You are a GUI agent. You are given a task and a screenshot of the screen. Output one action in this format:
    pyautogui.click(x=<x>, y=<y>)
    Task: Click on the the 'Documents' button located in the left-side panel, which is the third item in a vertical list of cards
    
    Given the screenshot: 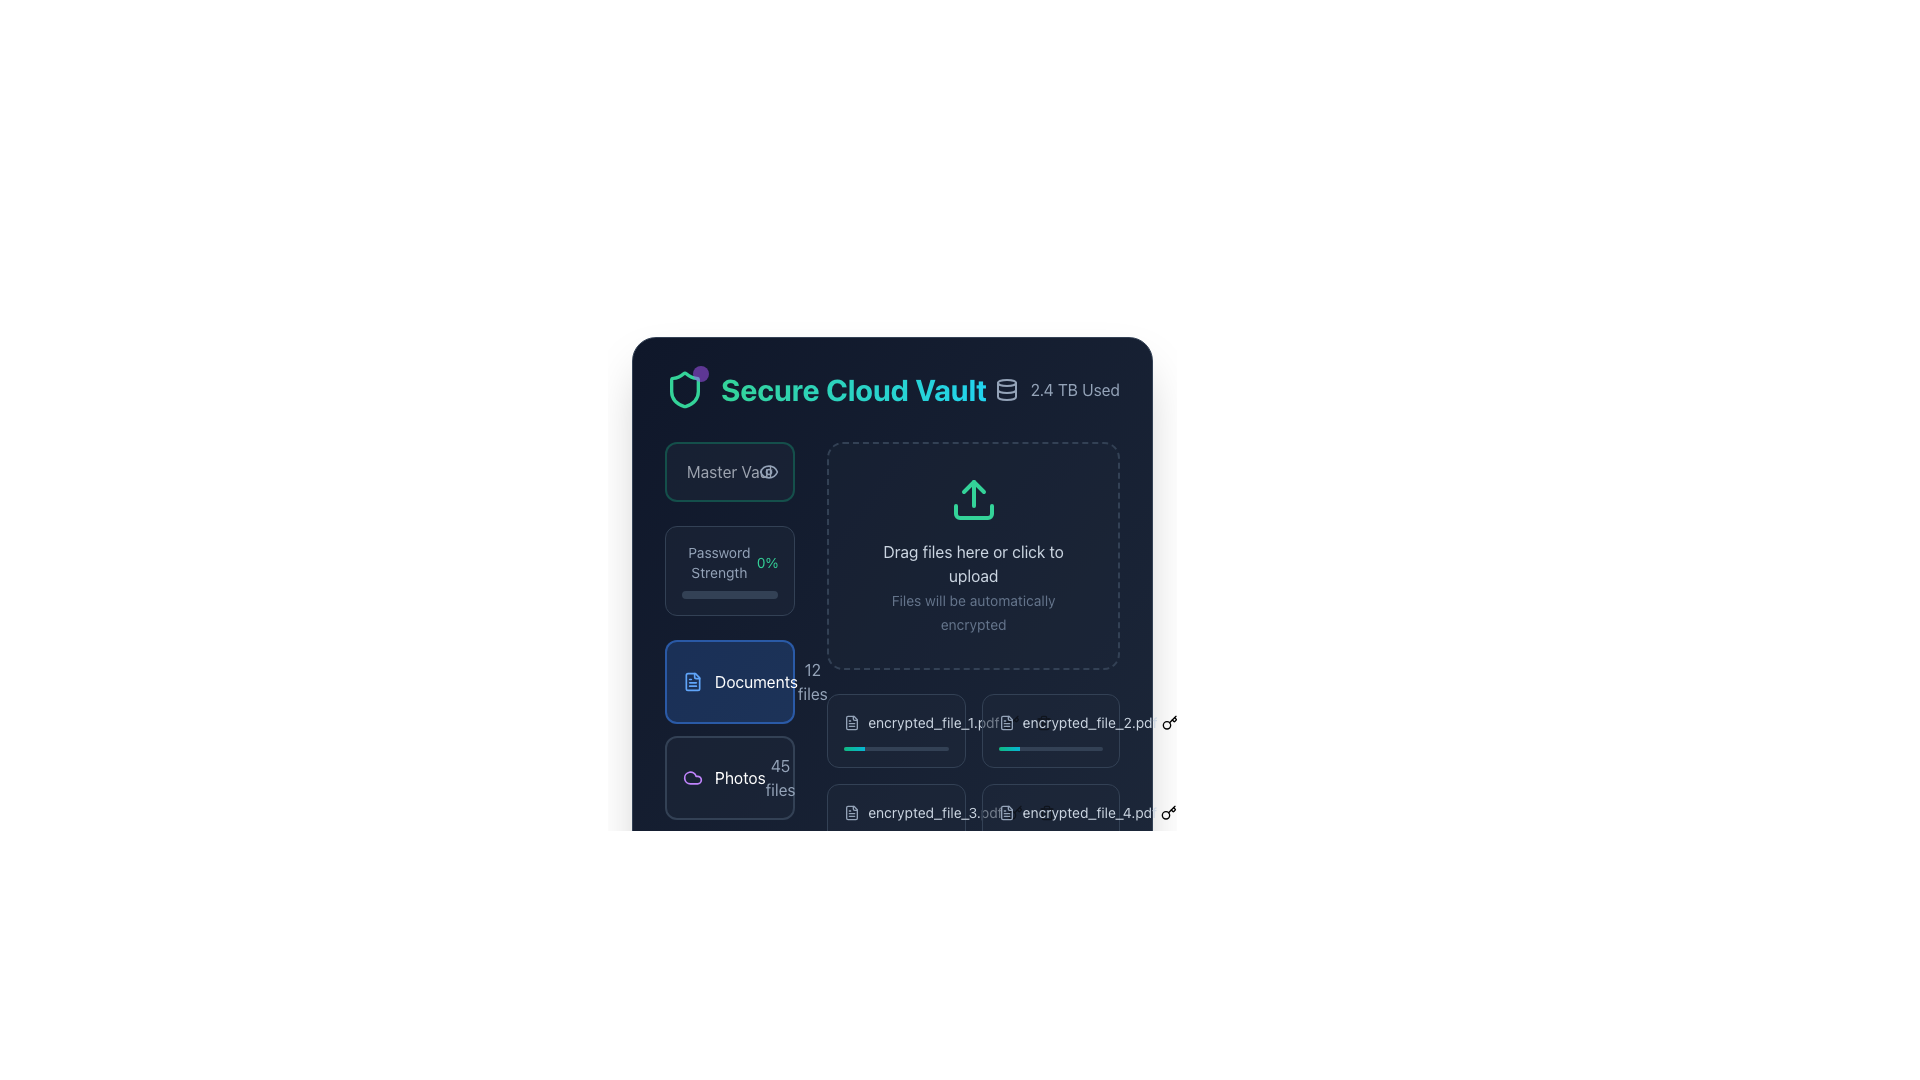 What is the action you would take?
    pyautogui.click(x=729, y=717)
    